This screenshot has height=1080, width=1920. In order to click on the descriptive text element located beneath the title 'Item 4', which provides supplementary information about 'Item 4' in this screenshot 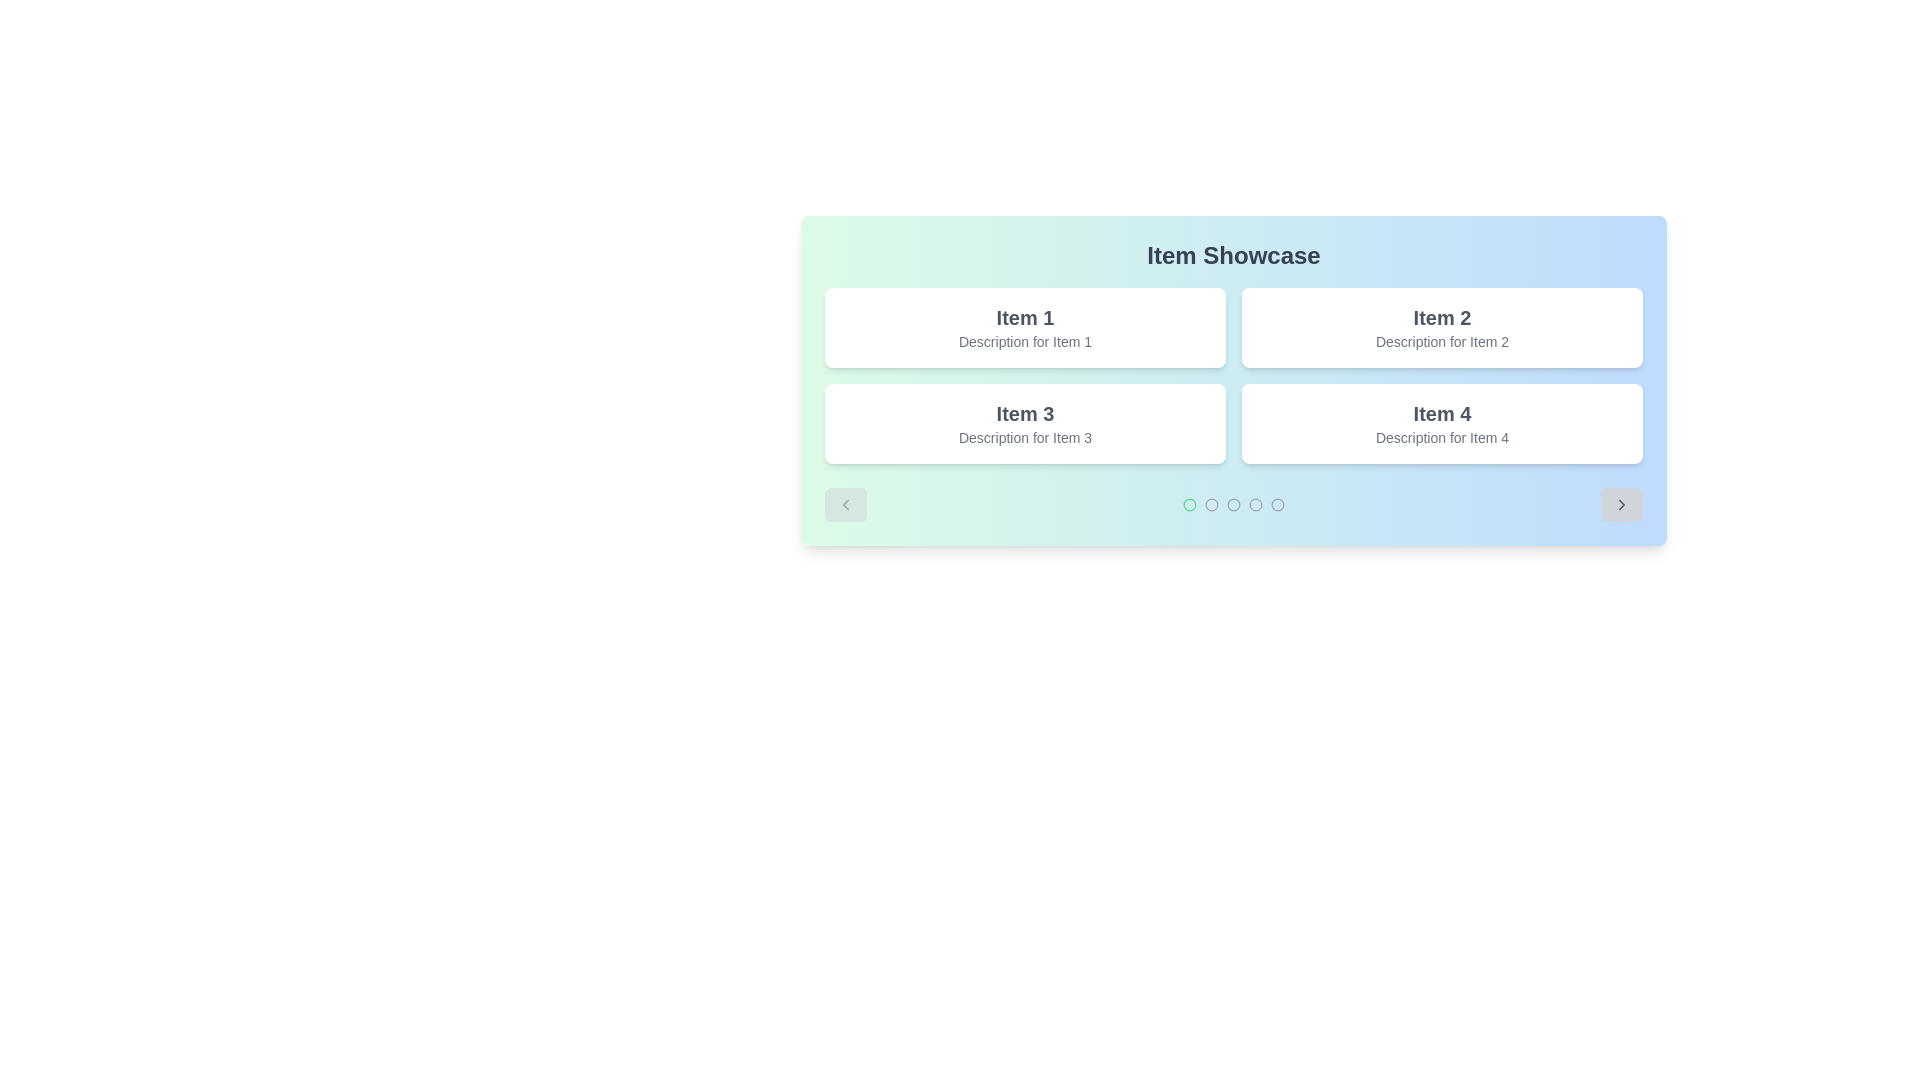, I will do `click(1442, 437)`.